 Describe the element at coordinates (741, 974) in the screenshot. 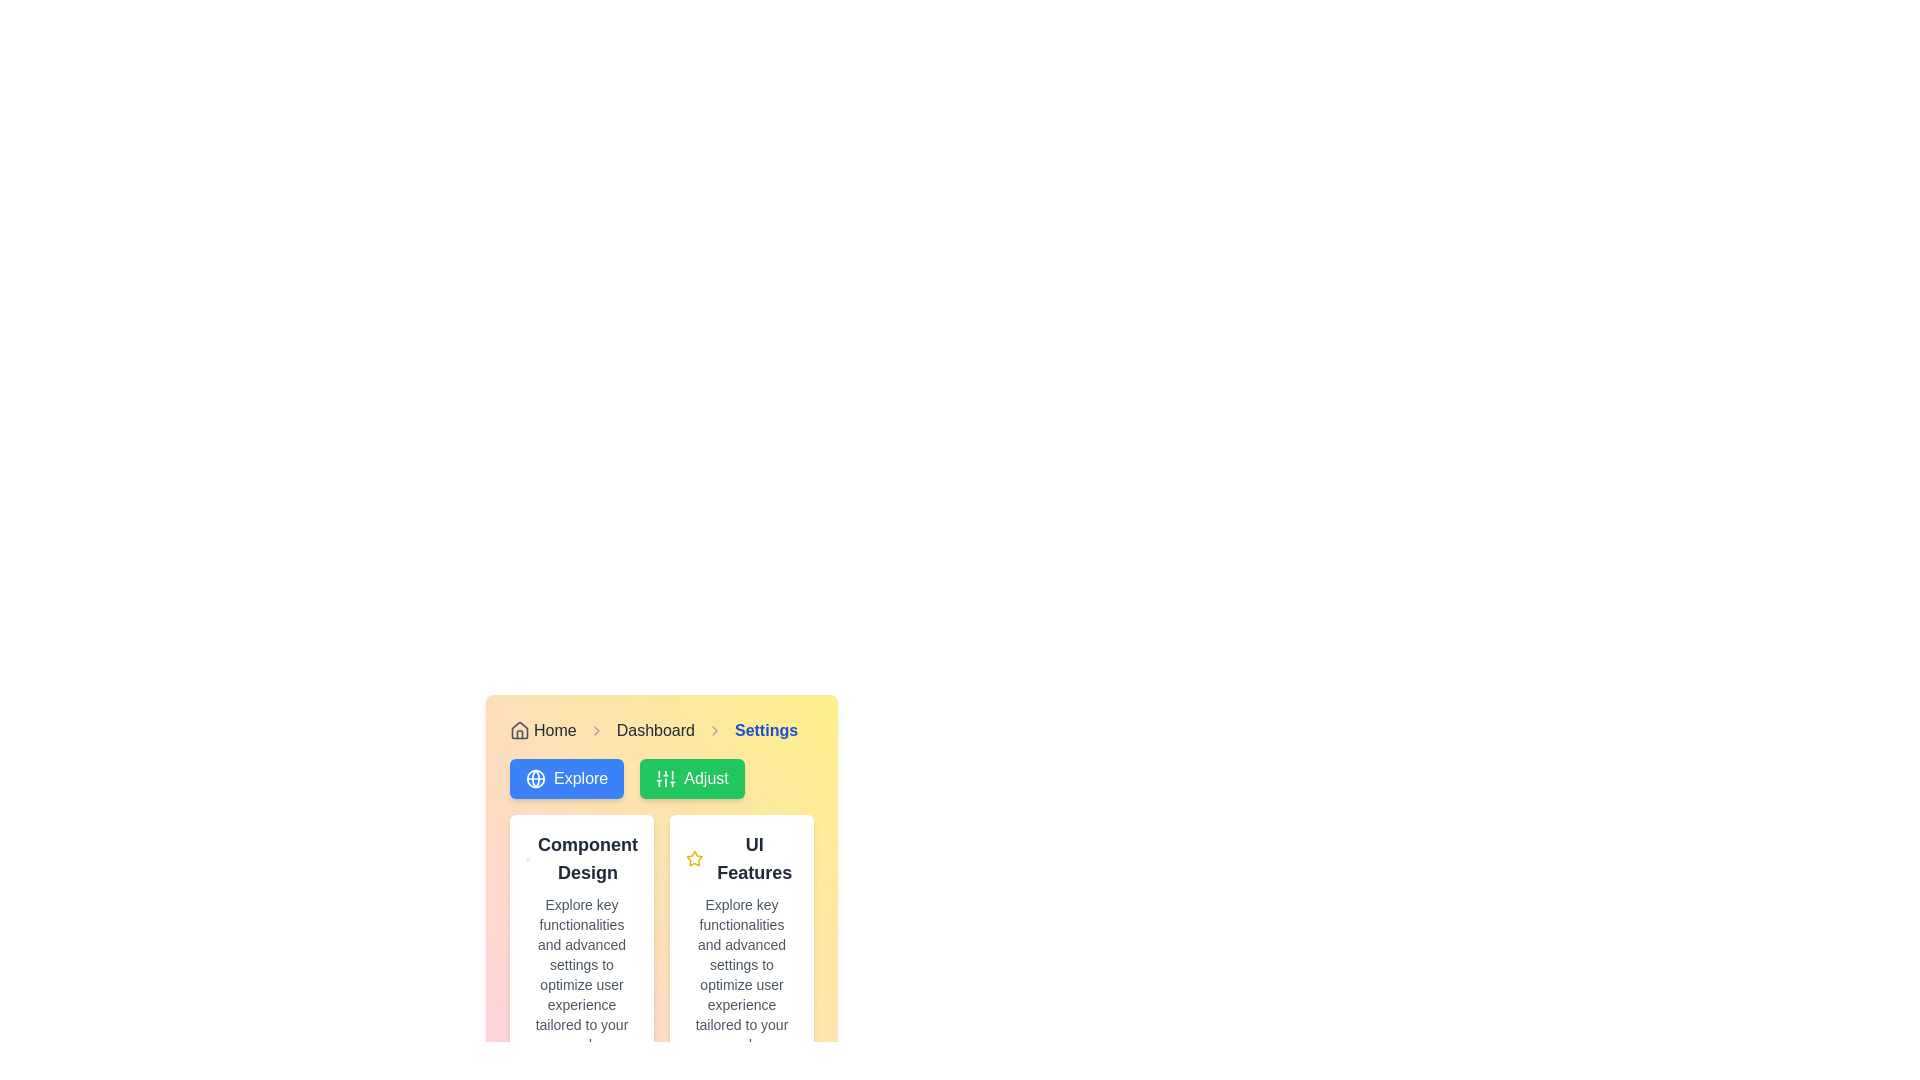

I see `the informational text providing contextual details about the 'UI Features' section, located below the 'UI Features' header and above the 'Learn More' button` at that location.